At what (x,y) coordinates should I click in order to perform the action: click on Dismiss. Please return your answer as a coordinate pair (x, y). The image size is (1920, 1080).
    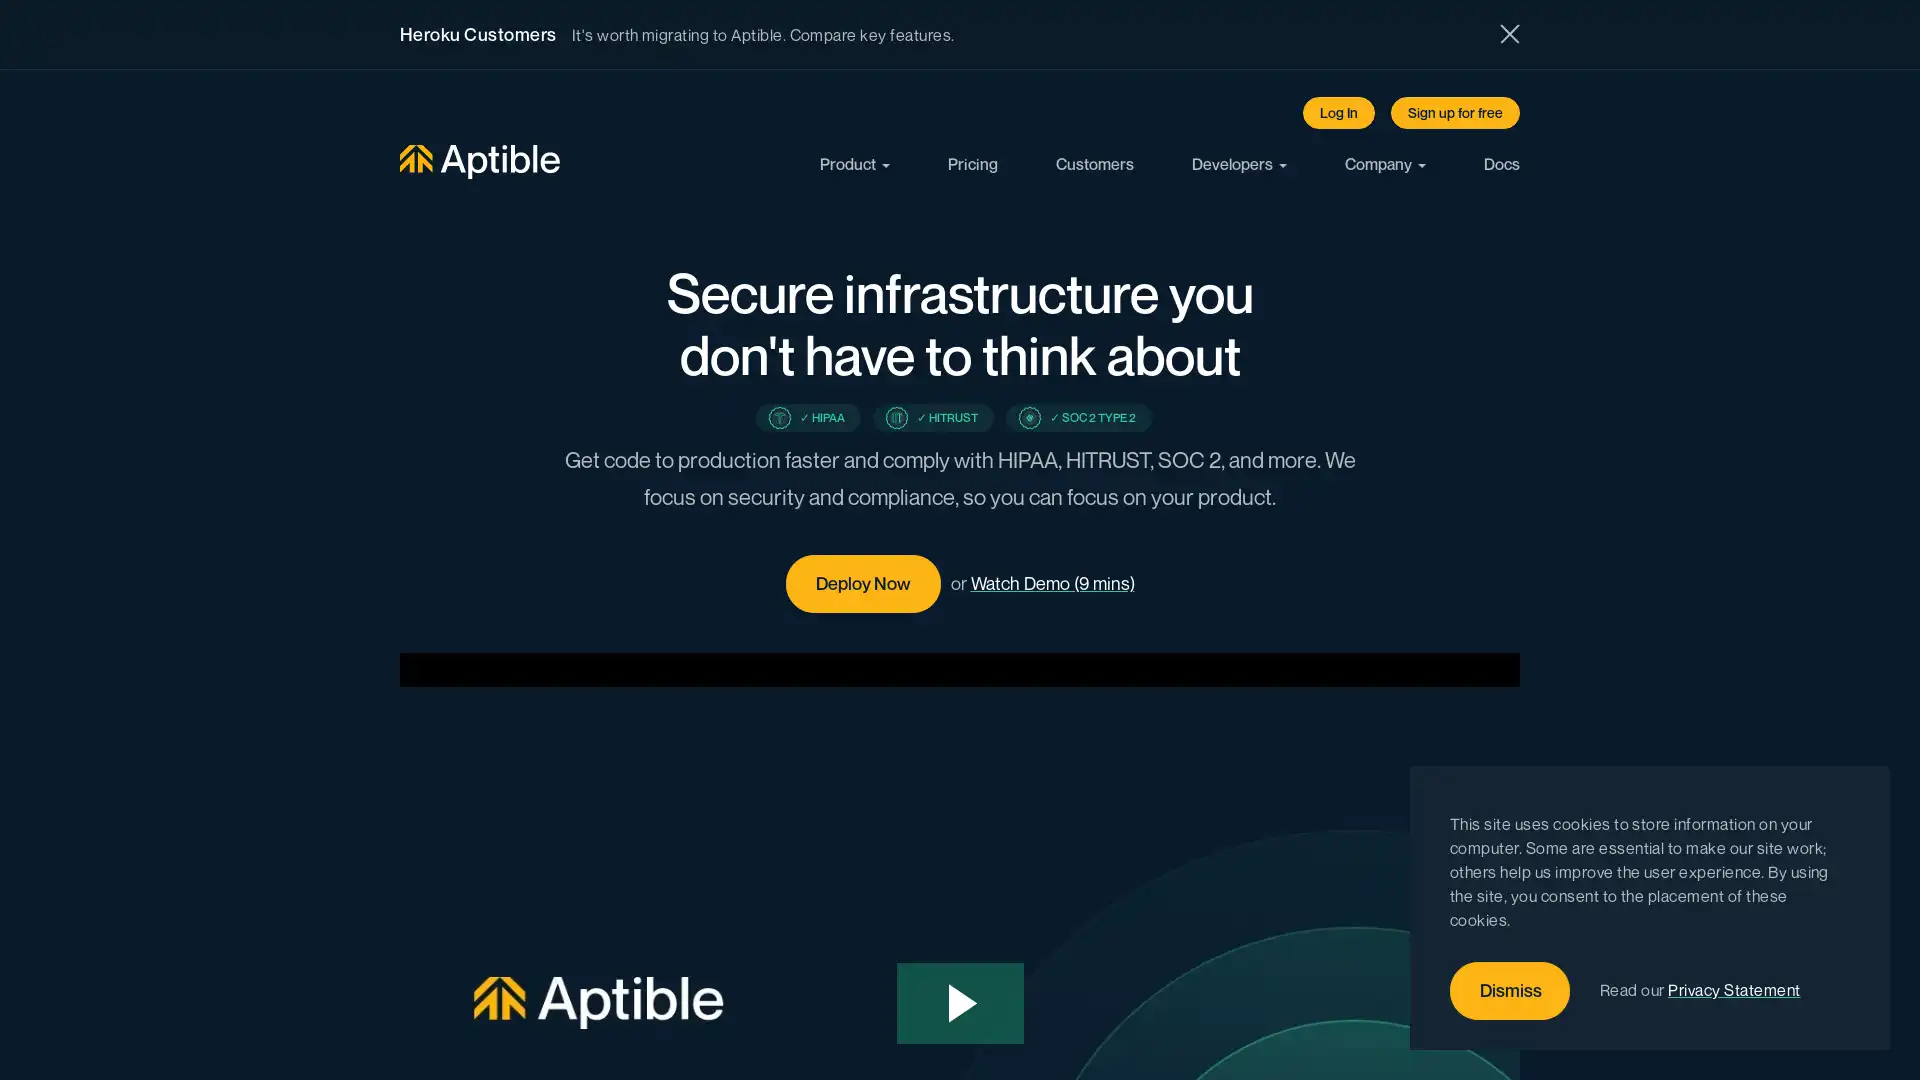
    Looking at the image, I should click on (1510, 991).